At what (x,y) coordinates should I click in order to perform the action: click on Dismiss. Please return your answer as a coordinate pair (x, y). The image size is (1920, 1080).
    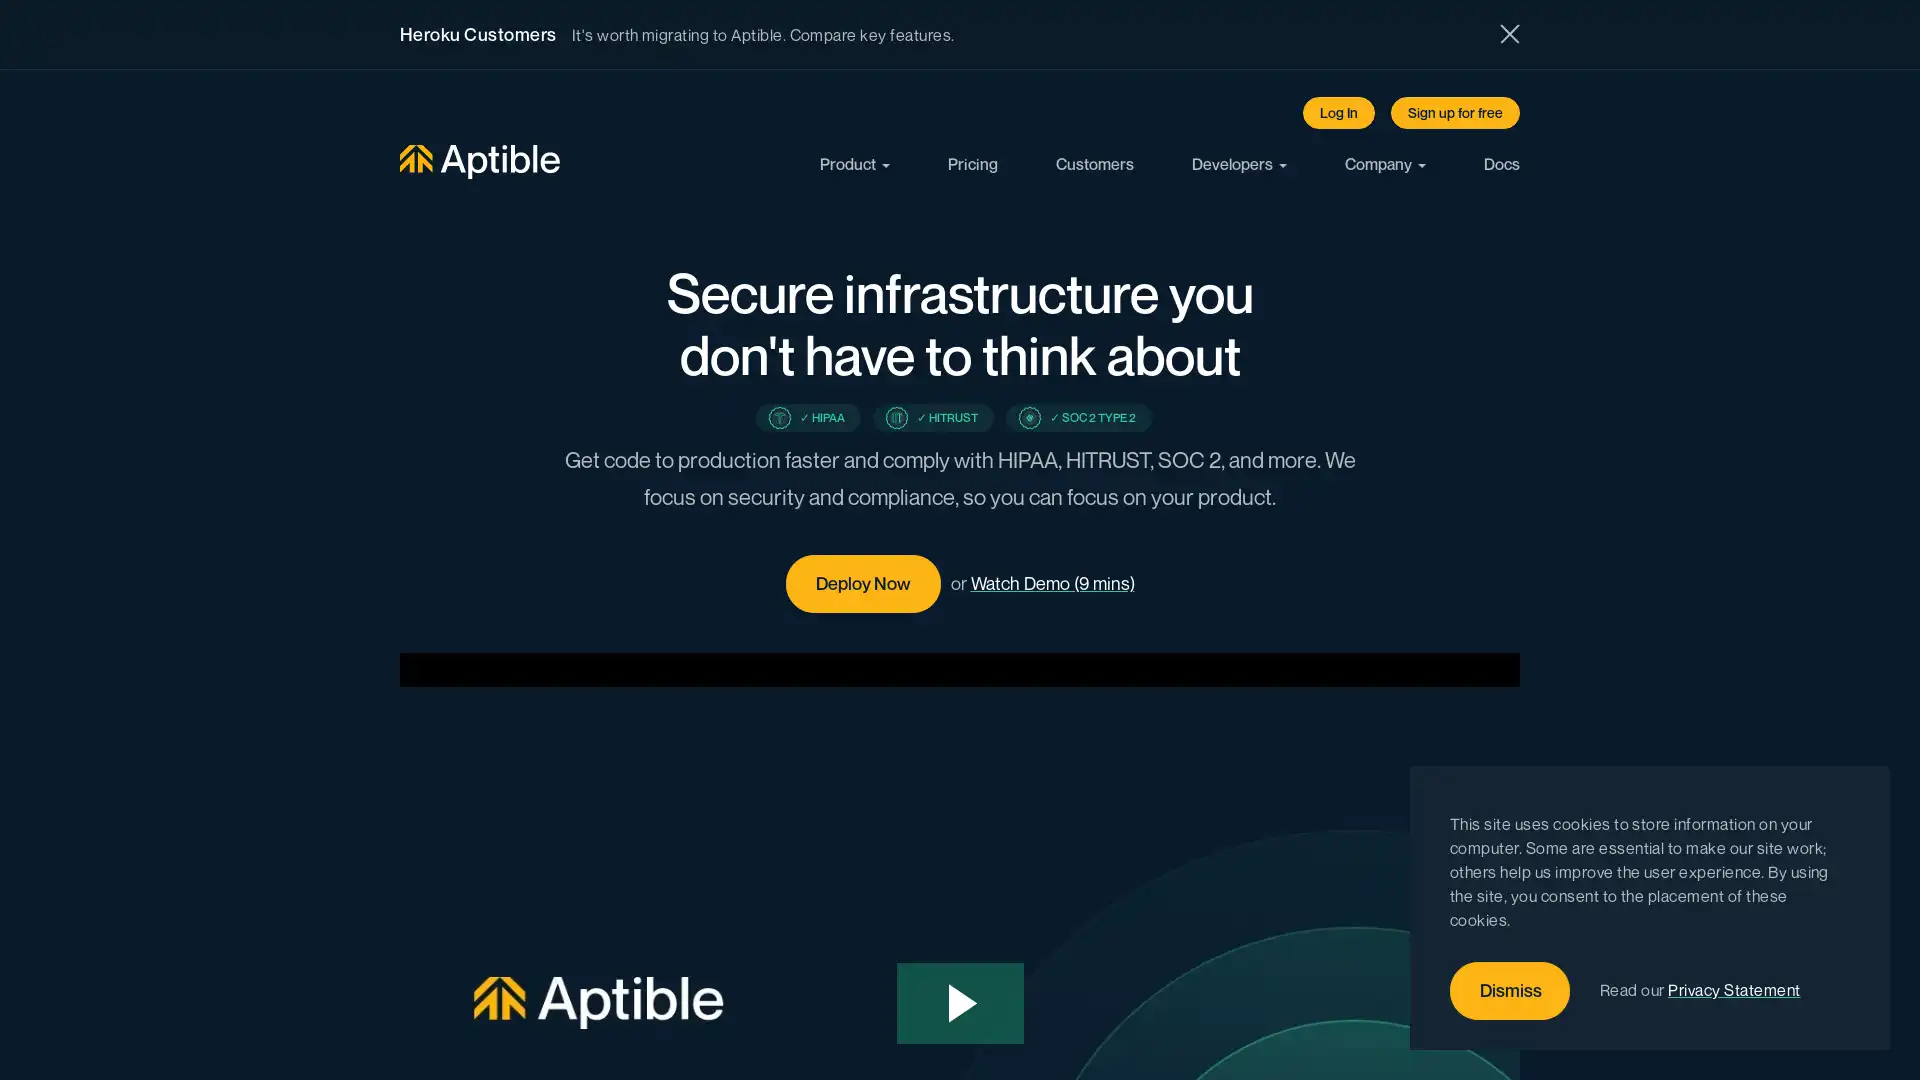
    Looking at the image, I should click on (1510, 991).